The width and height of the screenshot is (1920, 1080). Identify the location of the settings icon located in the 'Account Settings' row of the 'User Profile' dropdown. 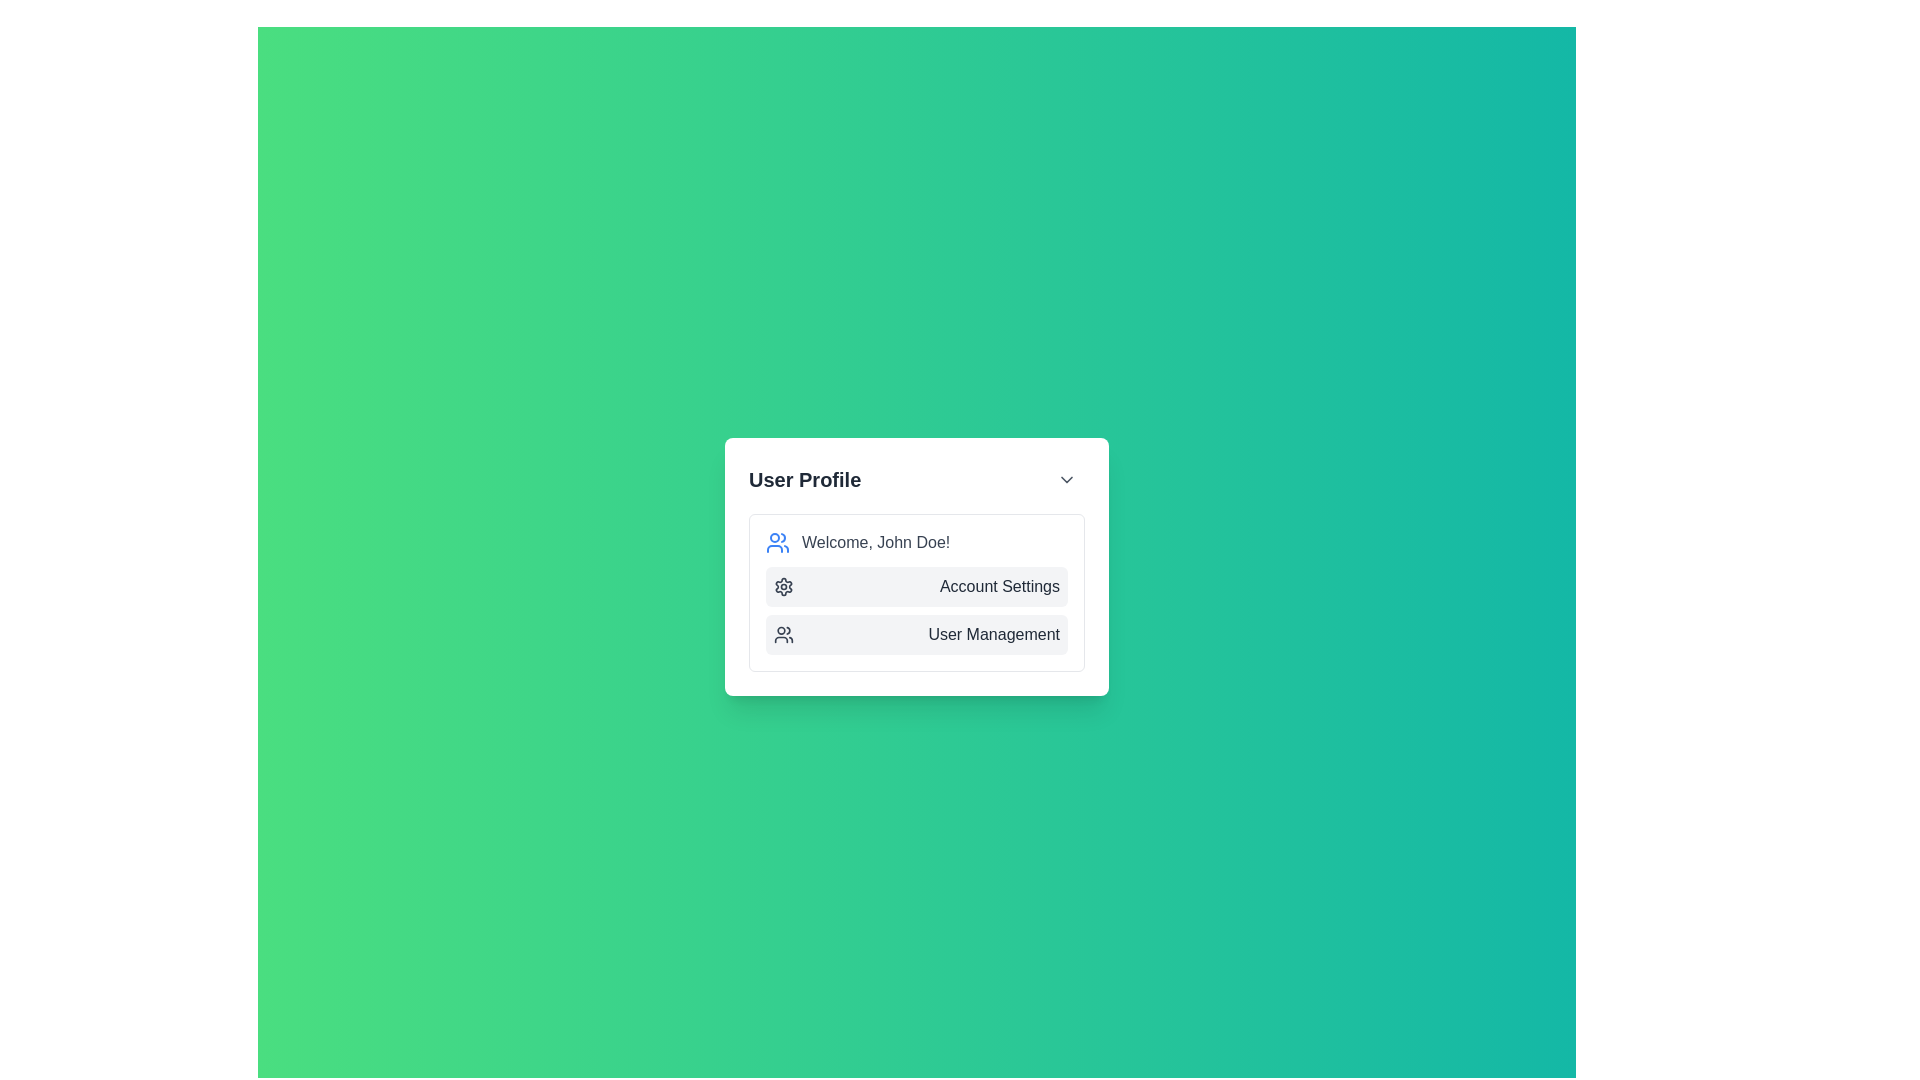
(782, 585).